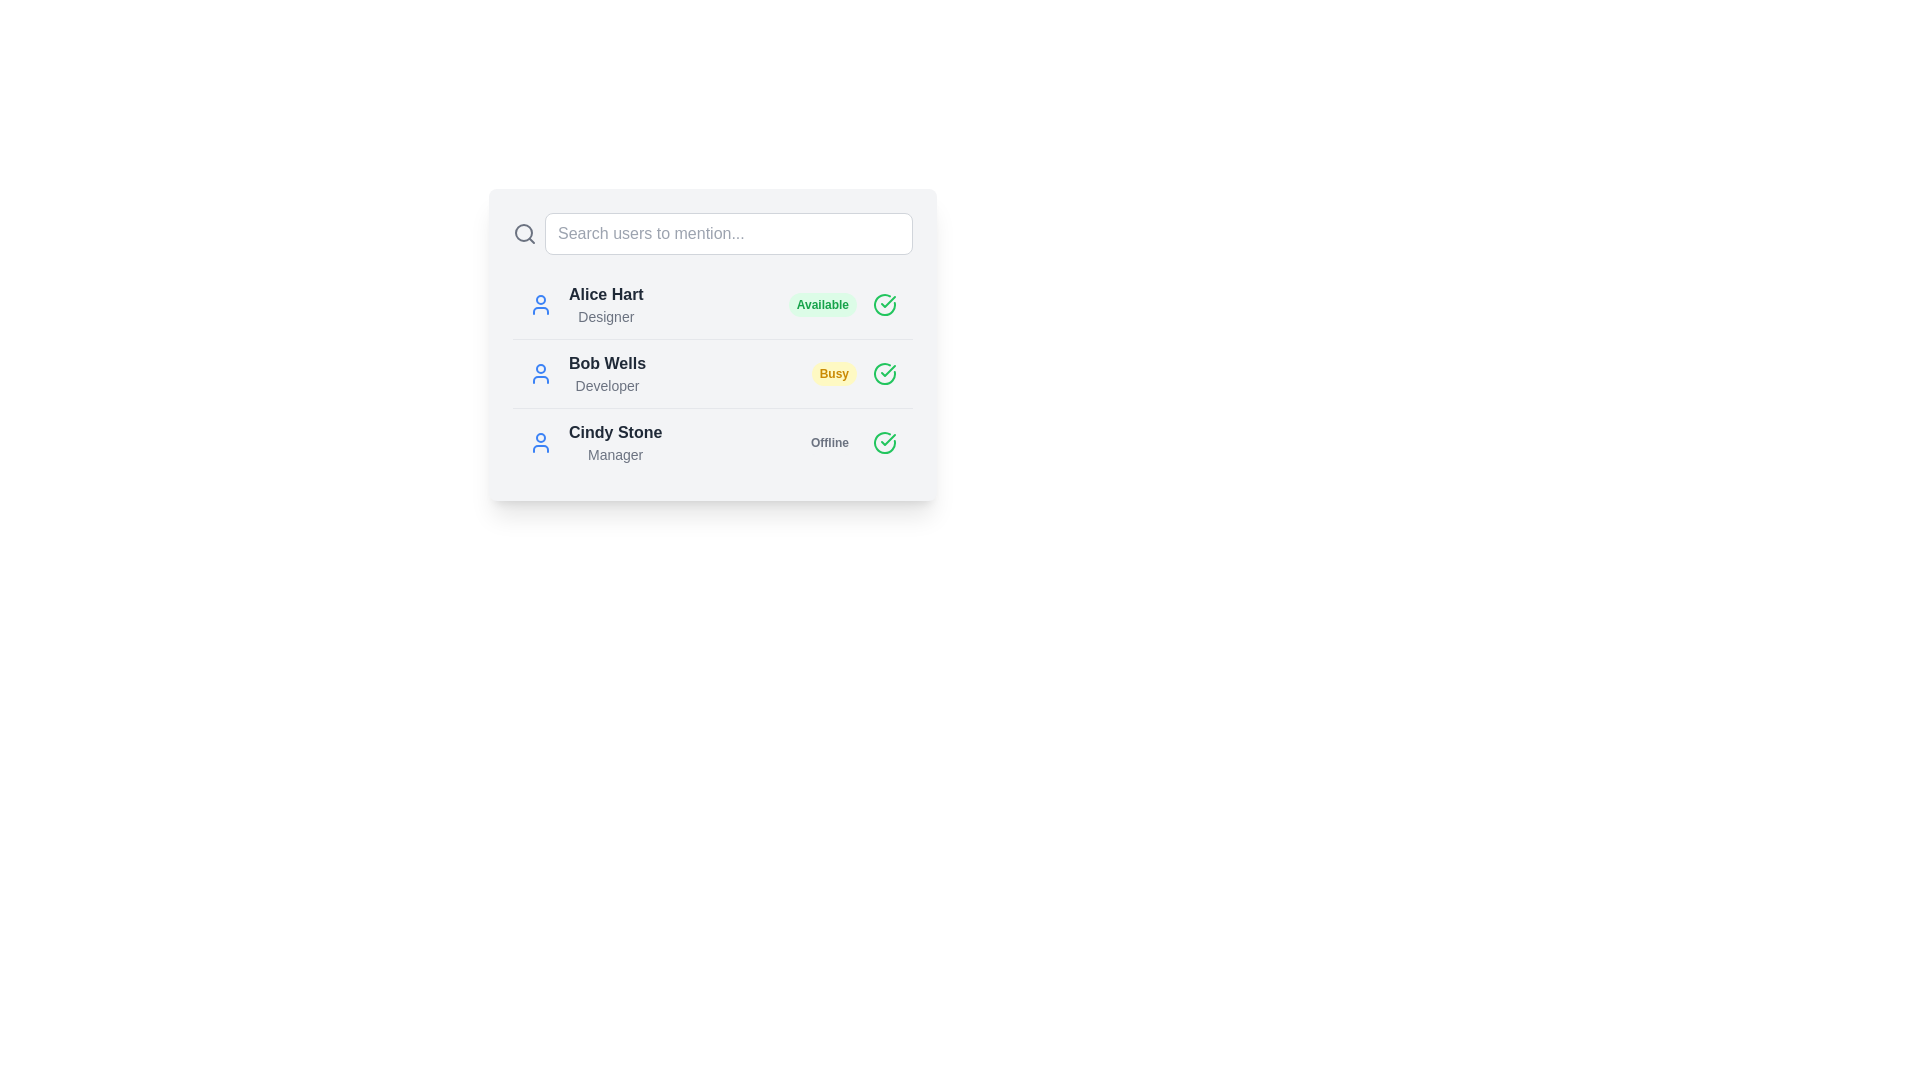  I want to click on the text display element that contains the bold name 'Alice Hart' and the lighter role 'Designer', positioned above the status indicator 'Available', so click(605, 304).